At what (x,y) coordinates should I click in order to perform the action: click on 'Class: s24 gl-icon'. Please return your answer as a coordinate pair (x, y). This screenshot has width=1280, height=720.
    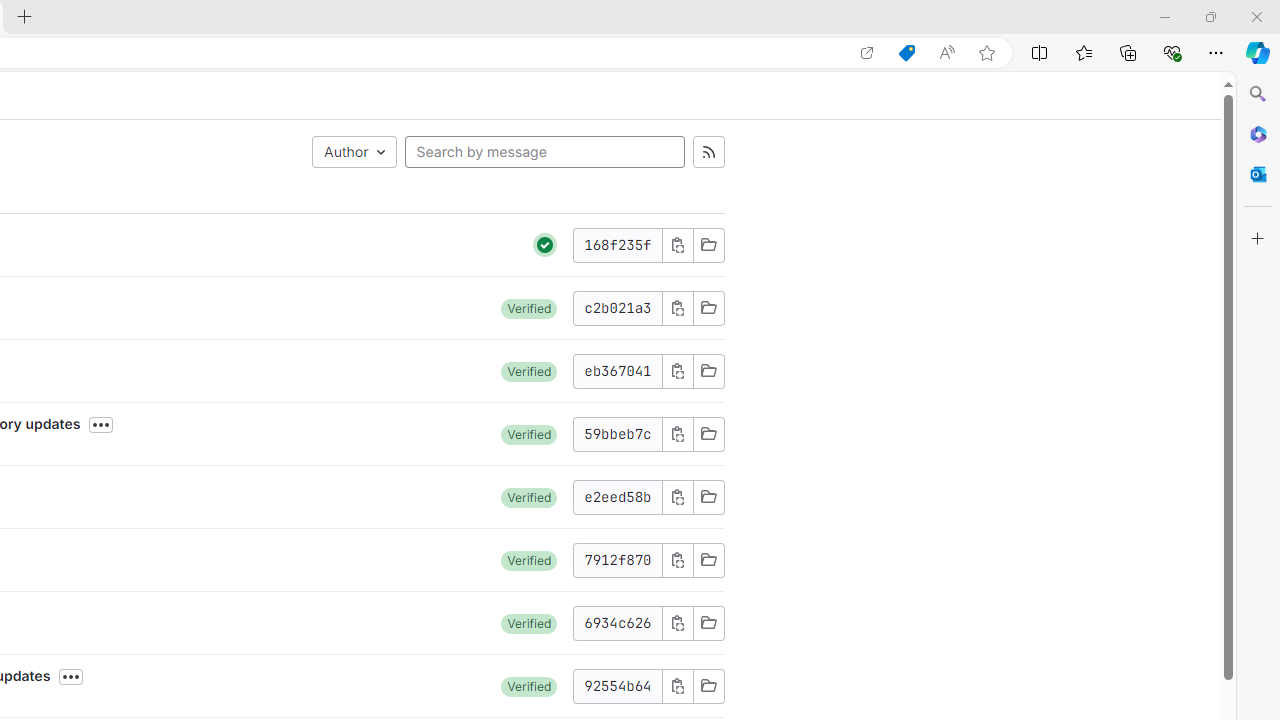
    Looking at the image, I should click on (545, 243).